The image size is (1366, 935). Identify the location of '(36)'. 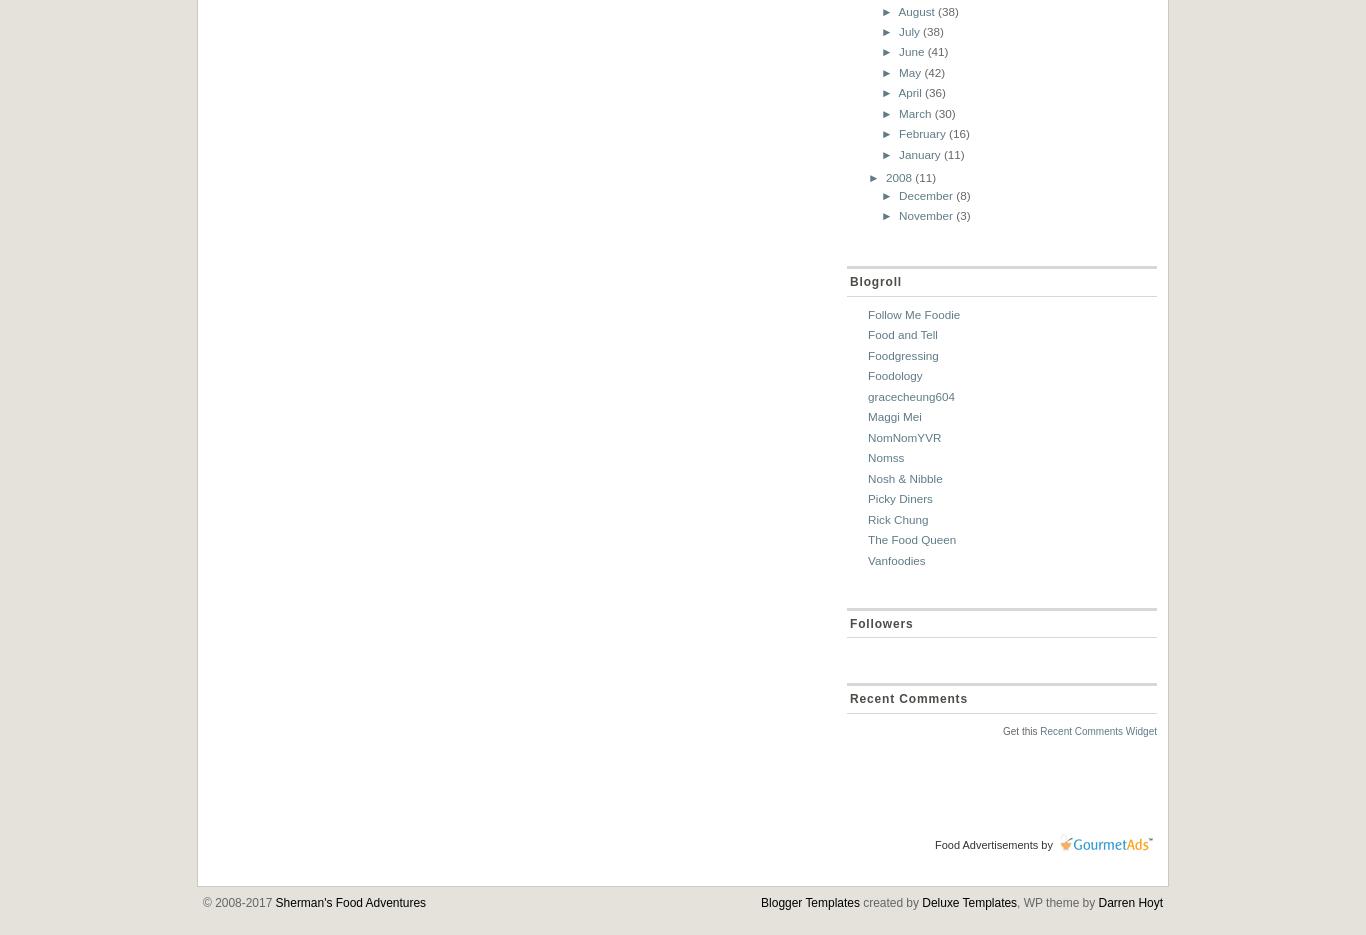
(935, 91).